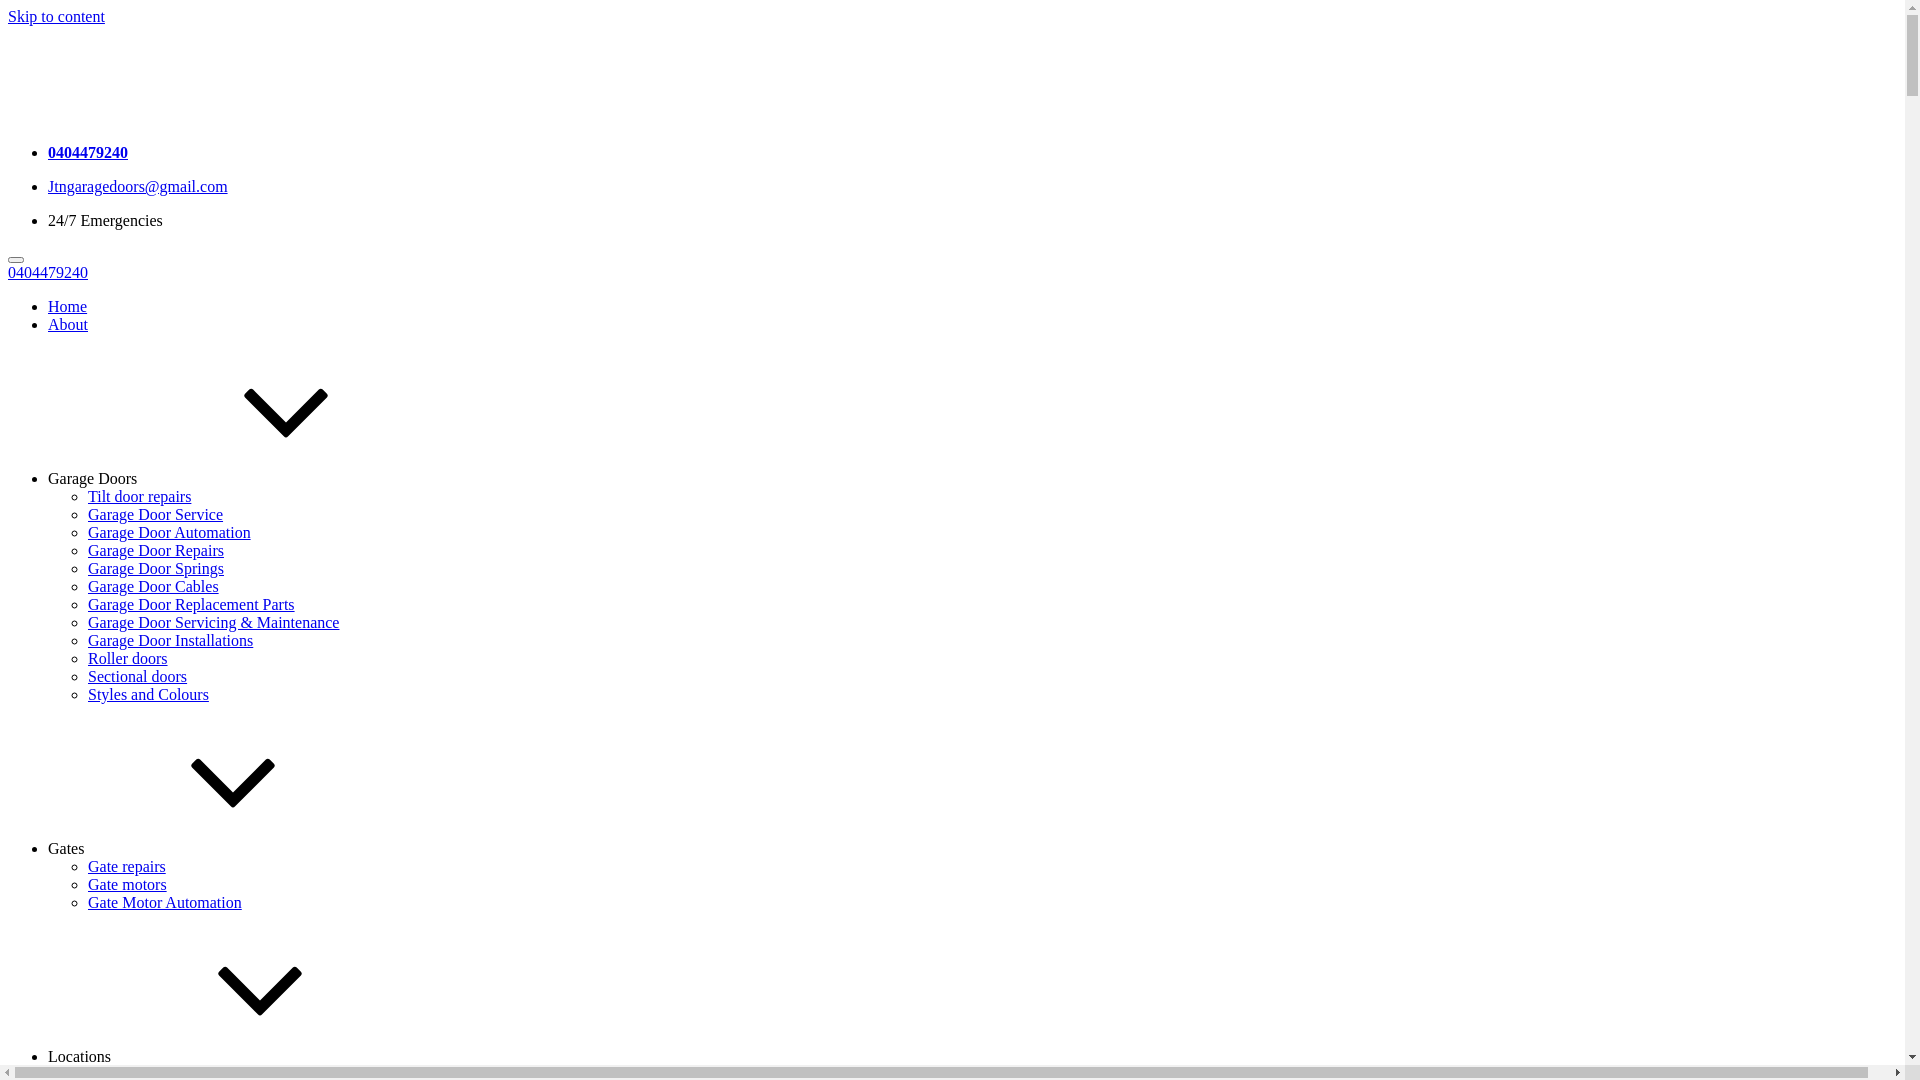 The image size is (1920, 1080). Describe the element at coordinates (147, 693) in the screenshot. I see `'Styles and Colours'` at that location.